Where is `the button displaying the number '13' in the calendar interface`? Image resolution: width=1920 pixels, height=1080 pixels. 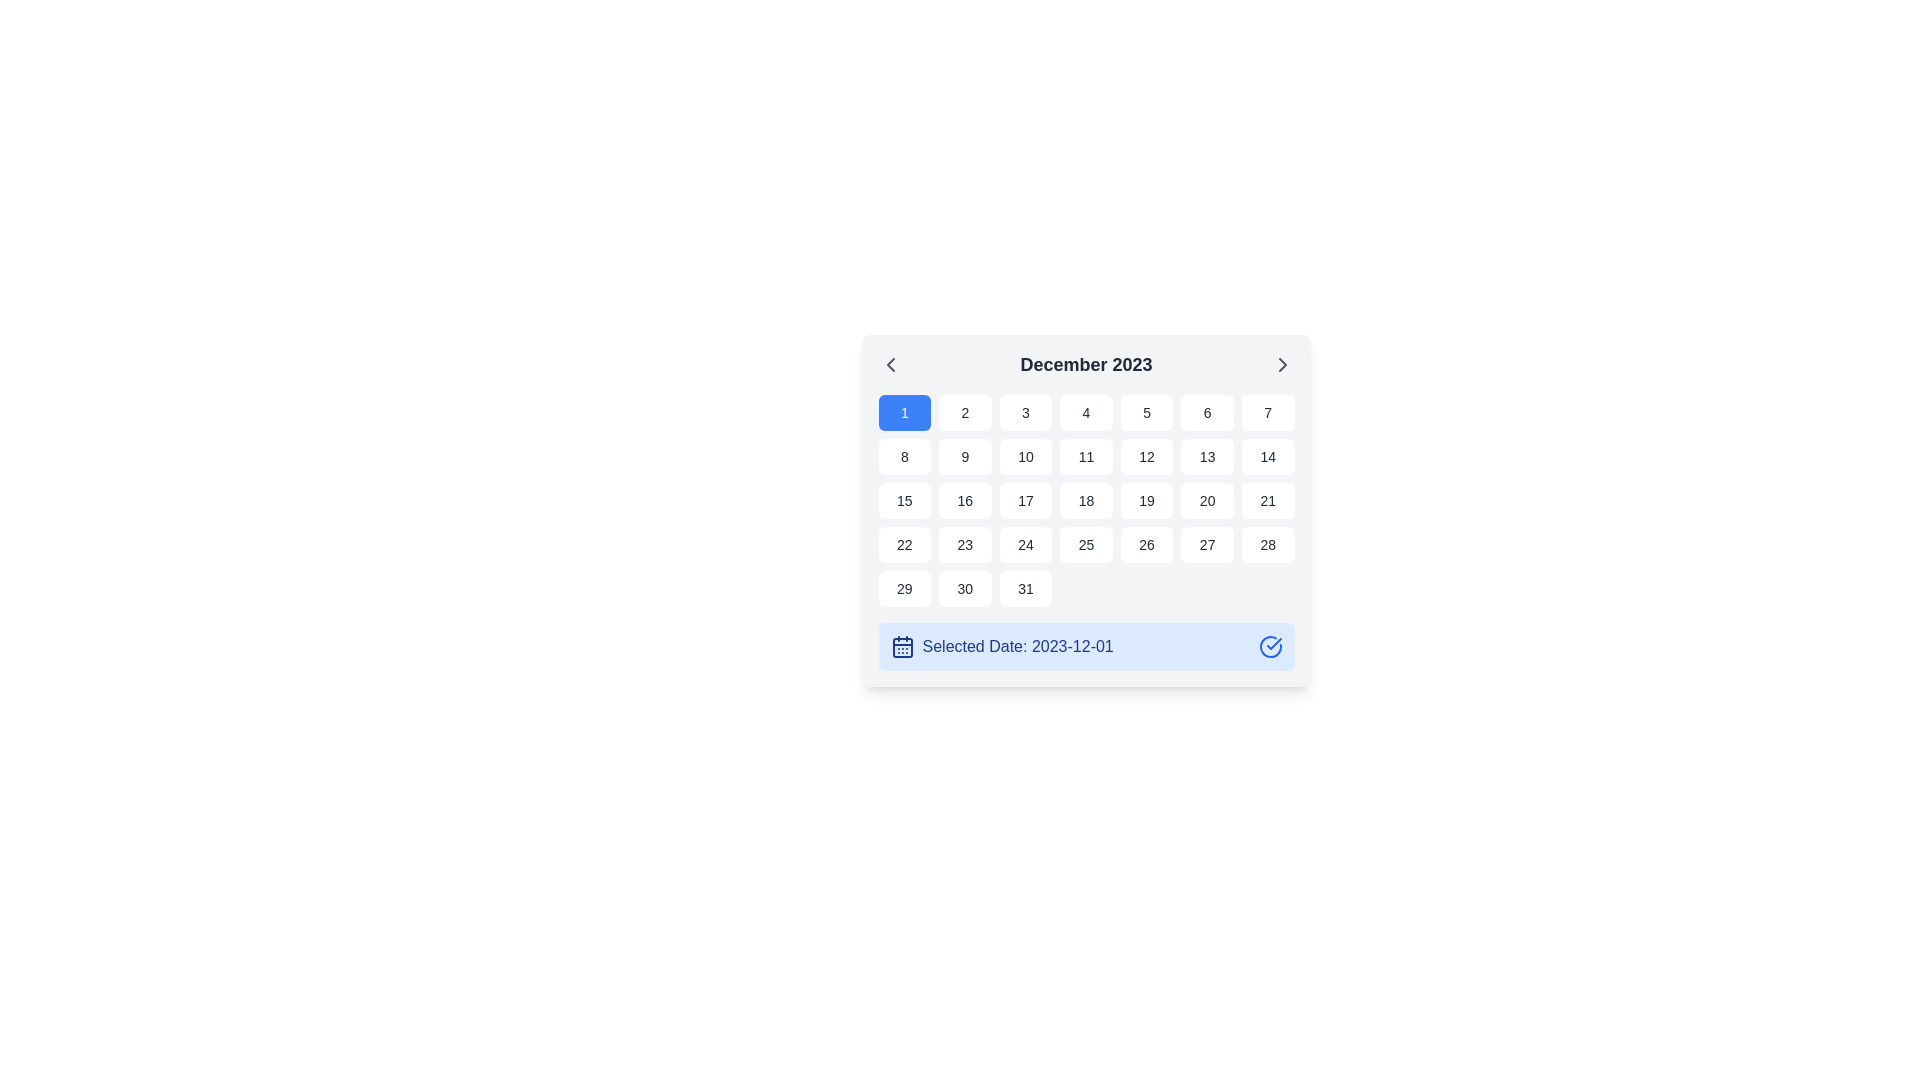 the button displaying the number '13' in the calendar interface is located at coordinates (1206, 456).